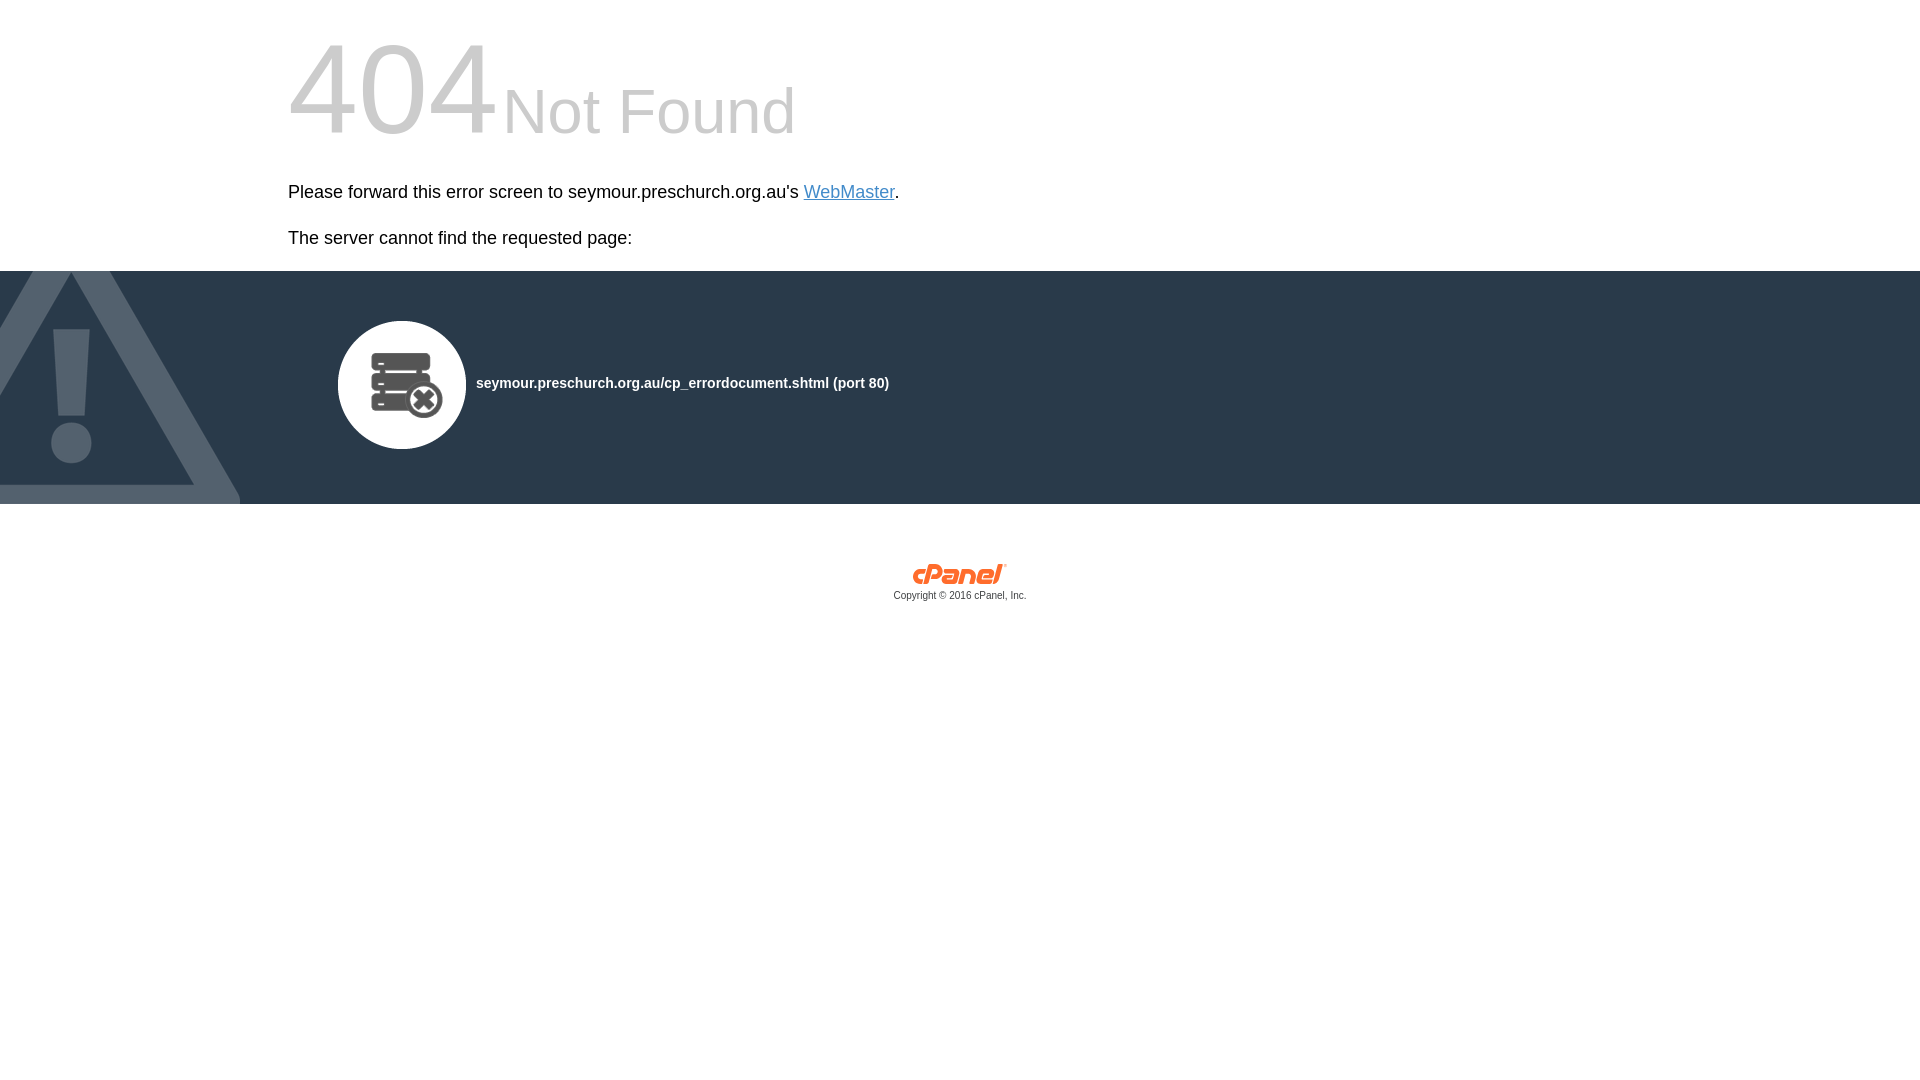 The image size is (1920, 1080). I want to click on 'WebMaster', so click(849, 192).